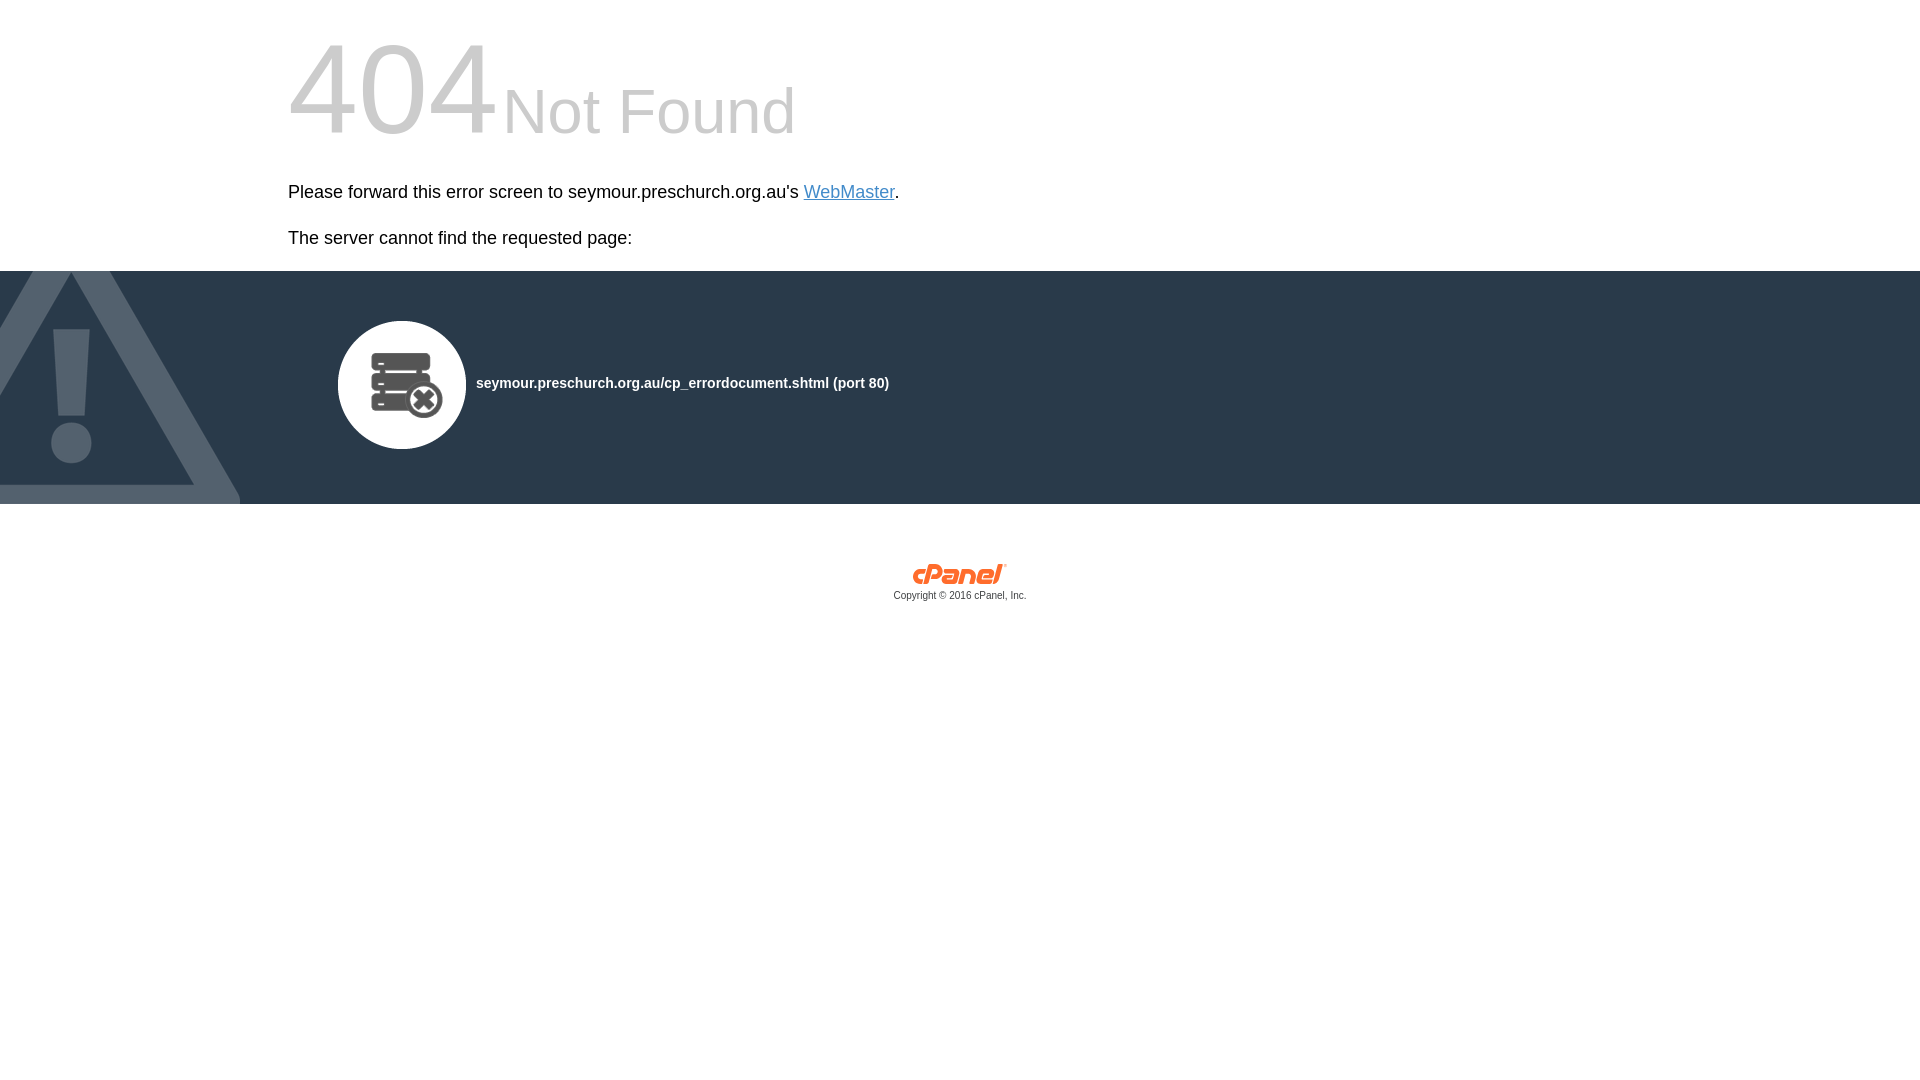 The image size is (1920, 1080). I want to click on 'WebMaster', so click(849, 192).